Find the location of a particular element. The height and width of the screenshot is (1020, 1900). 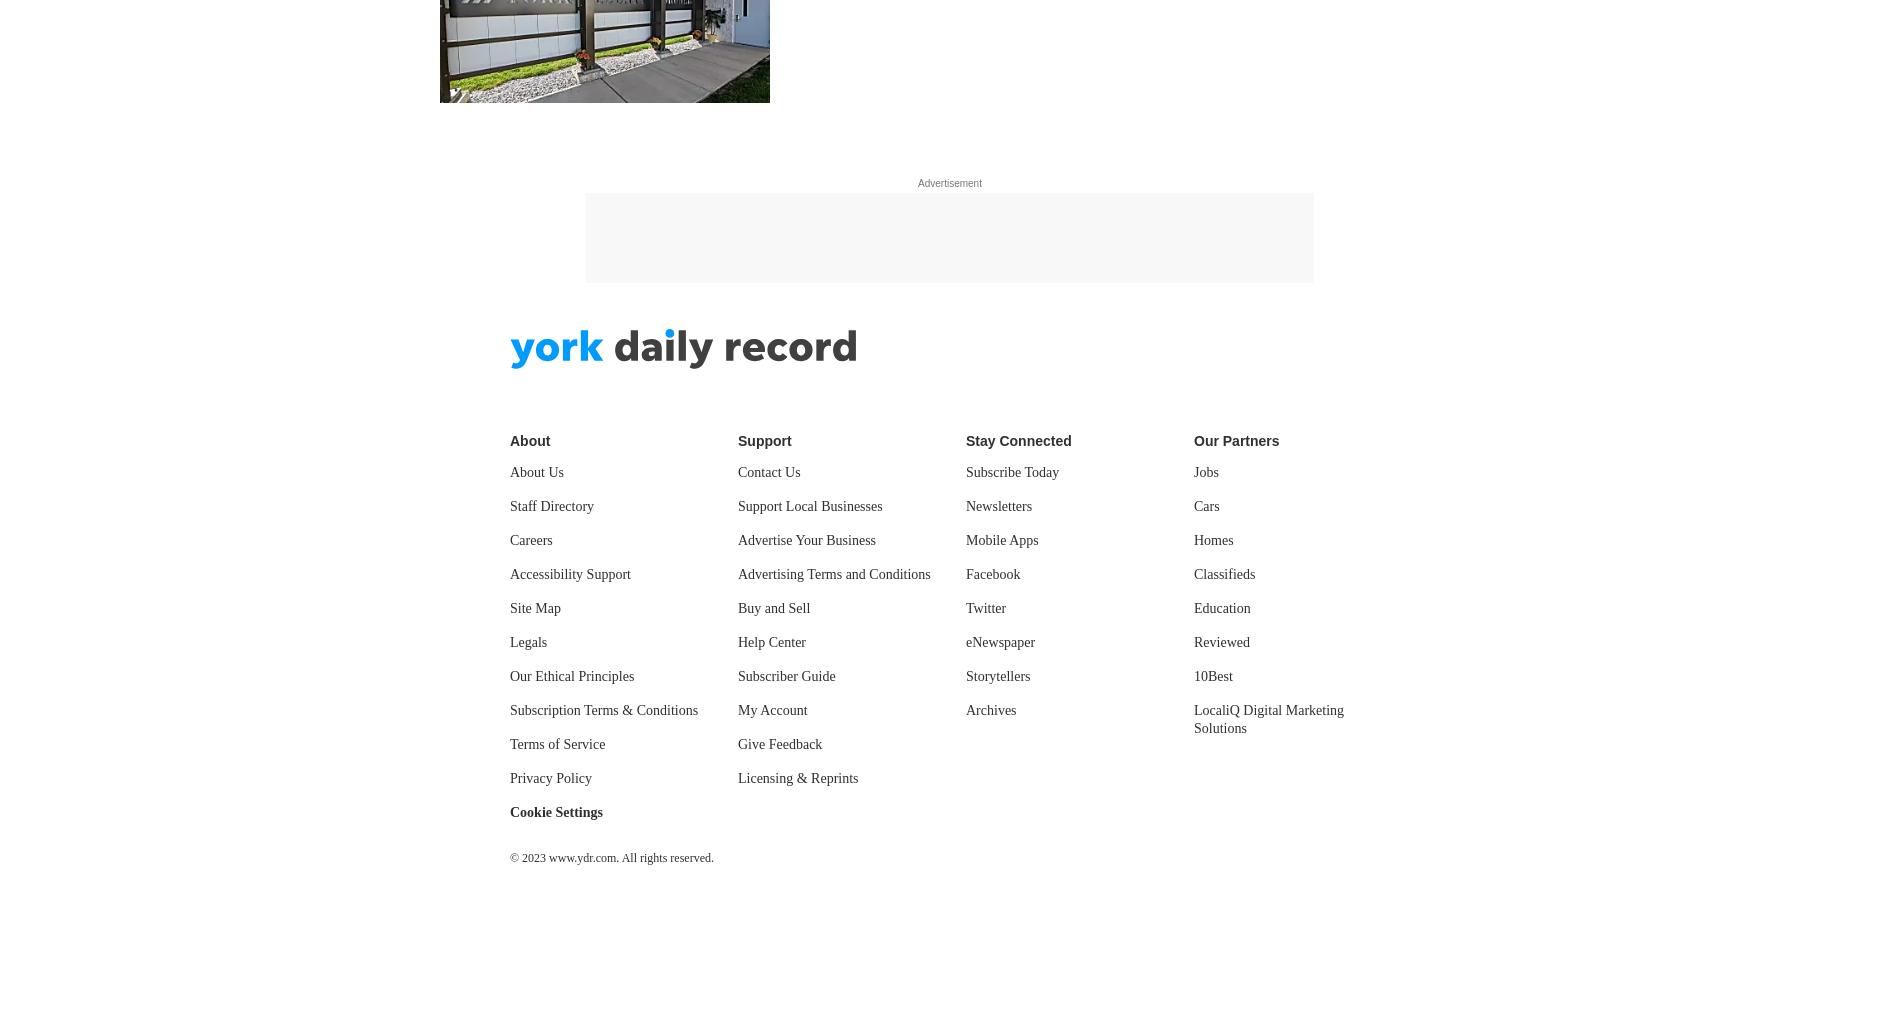

'Contact Us' is located at coordinates (767, 472).